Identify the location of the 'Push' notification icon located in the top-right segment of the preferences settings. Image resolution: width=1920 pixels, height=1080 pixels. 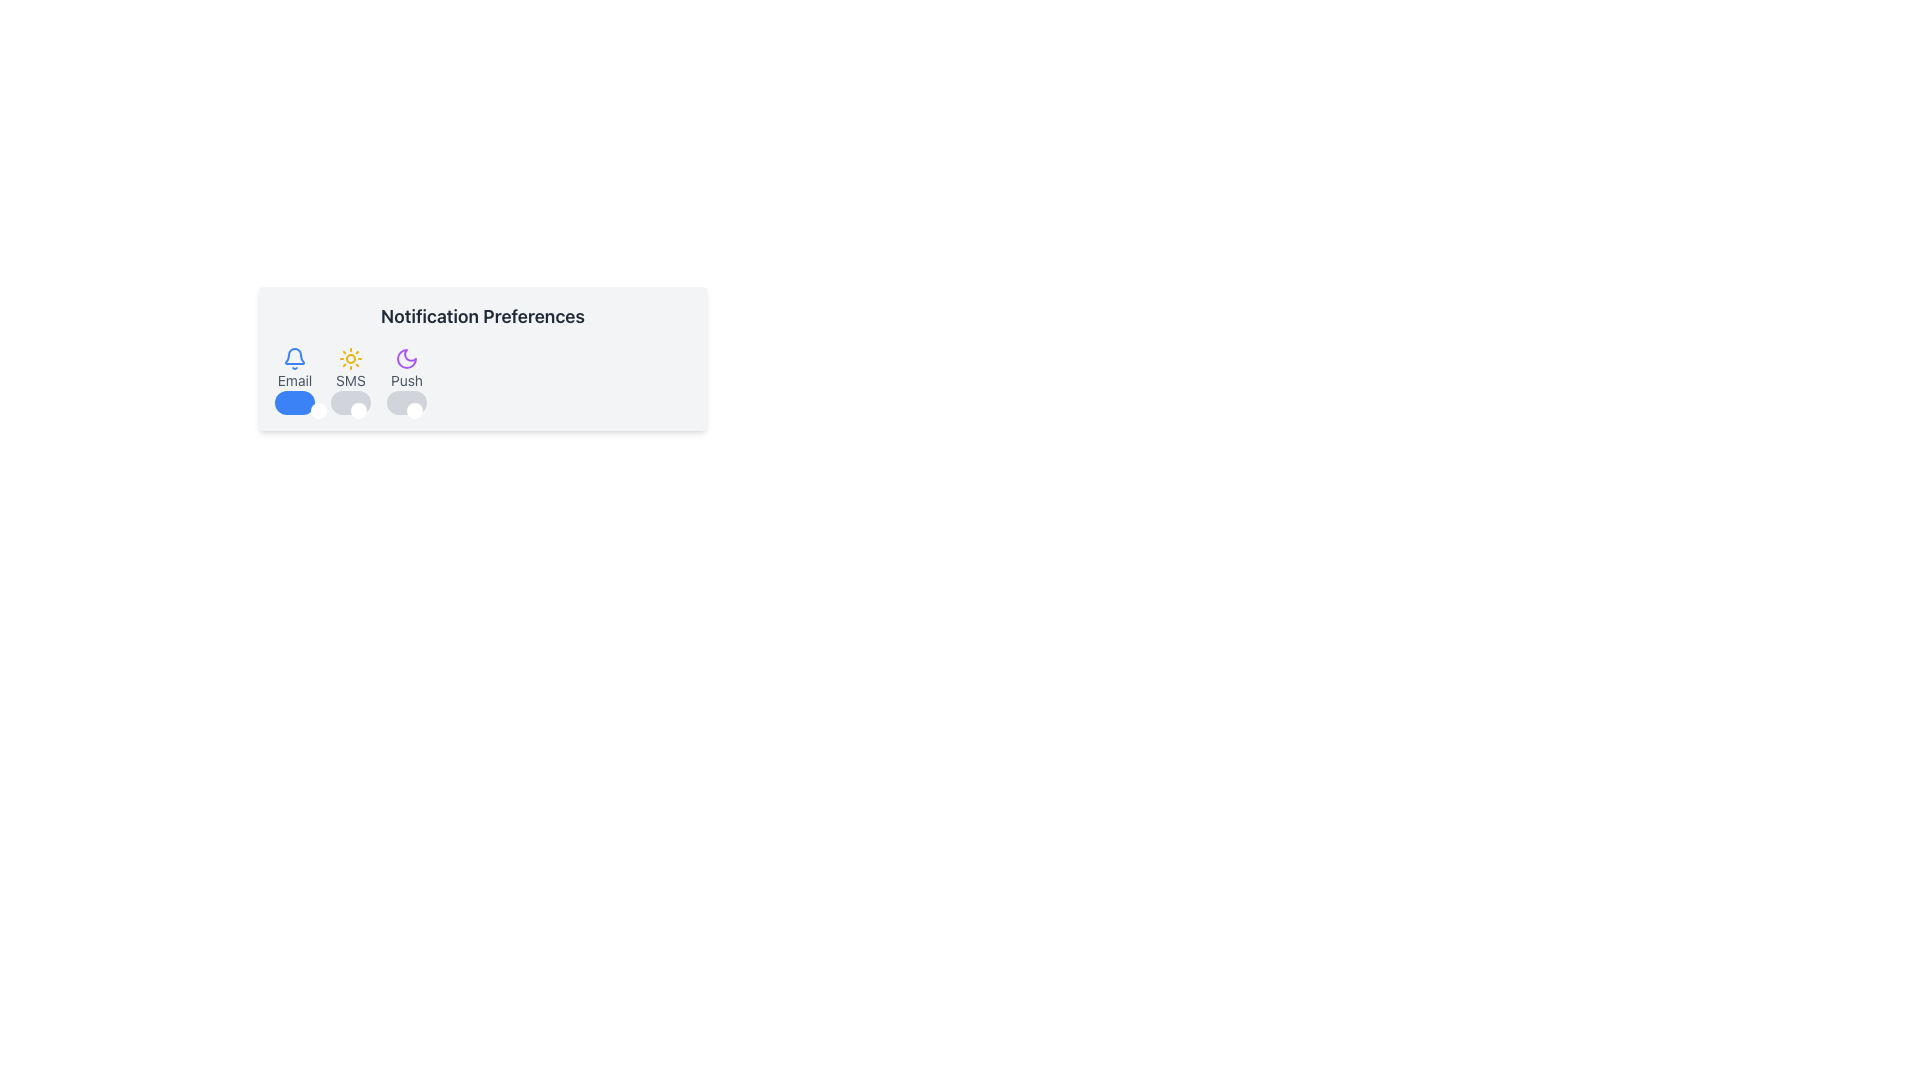
(406, 357).